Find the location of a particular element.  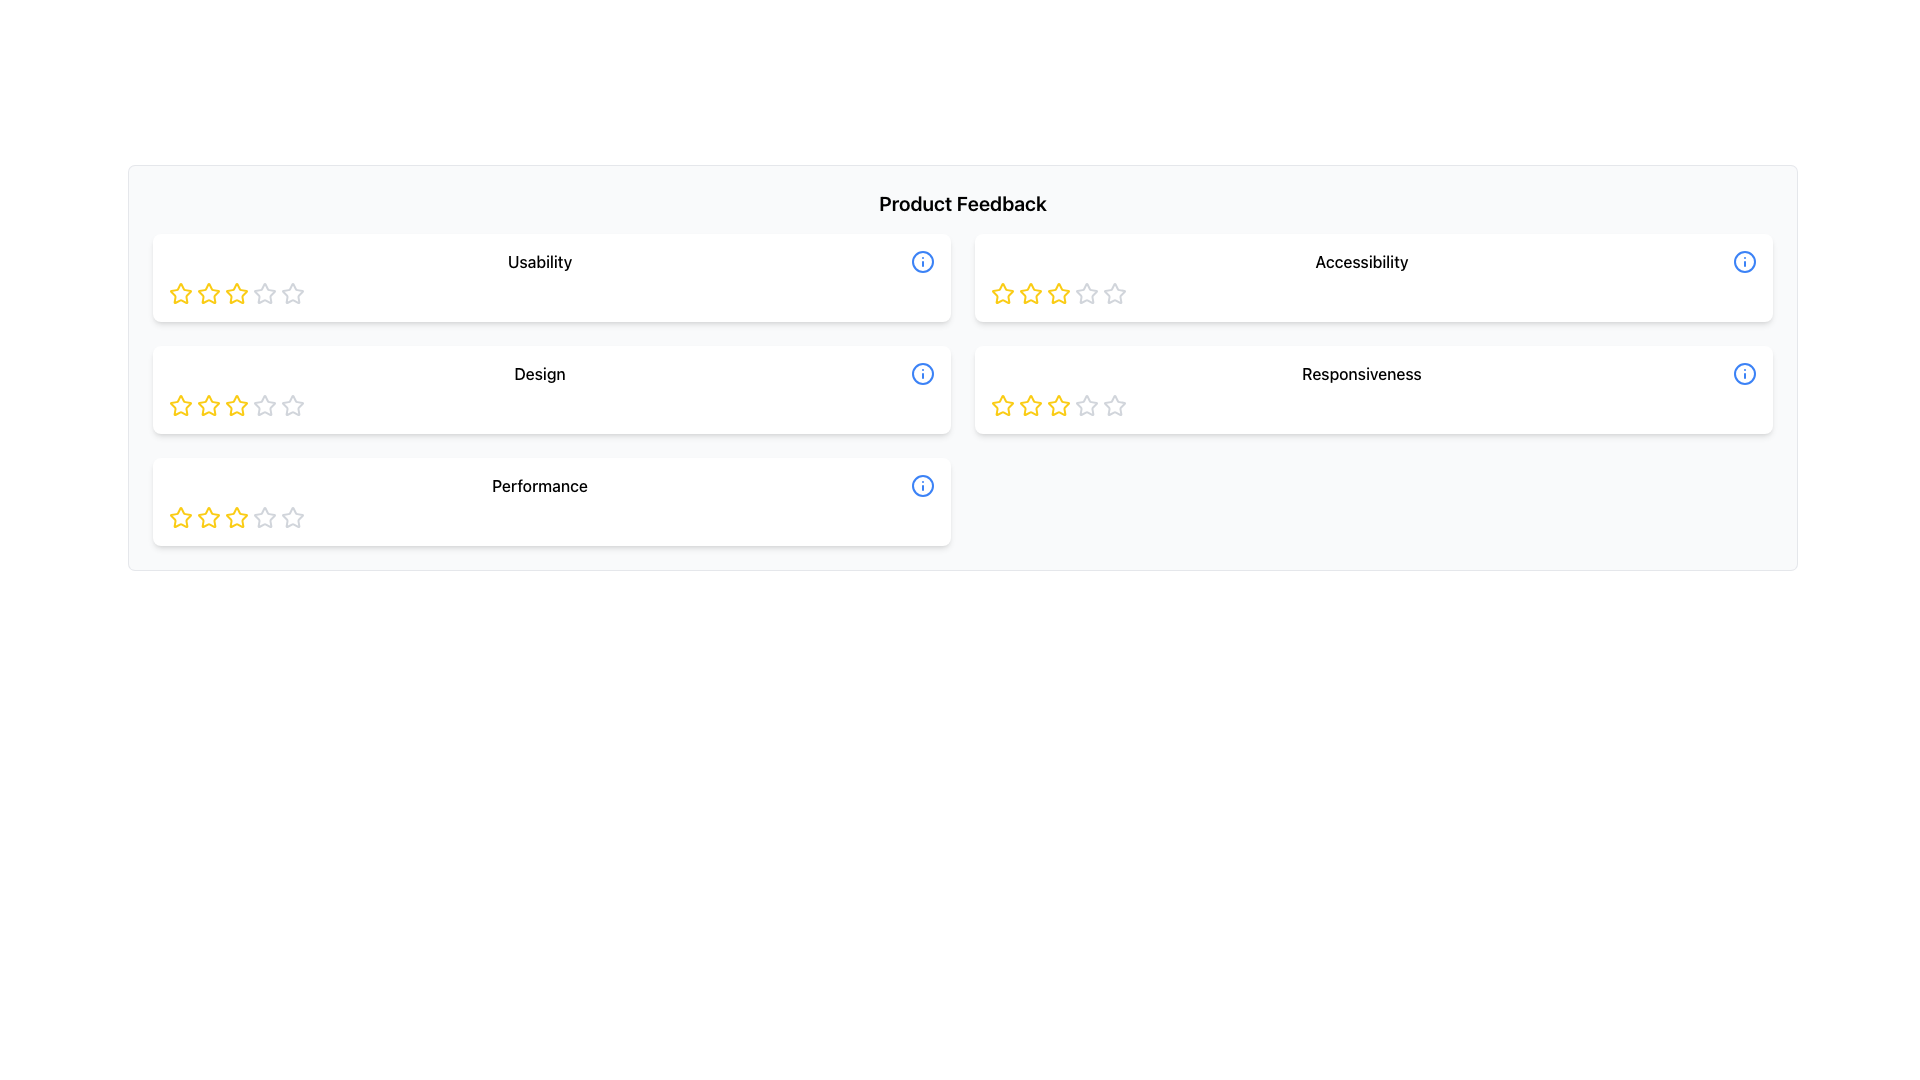

the third rating star in the user feedback system's usability section is located at coordinates (263, 293).